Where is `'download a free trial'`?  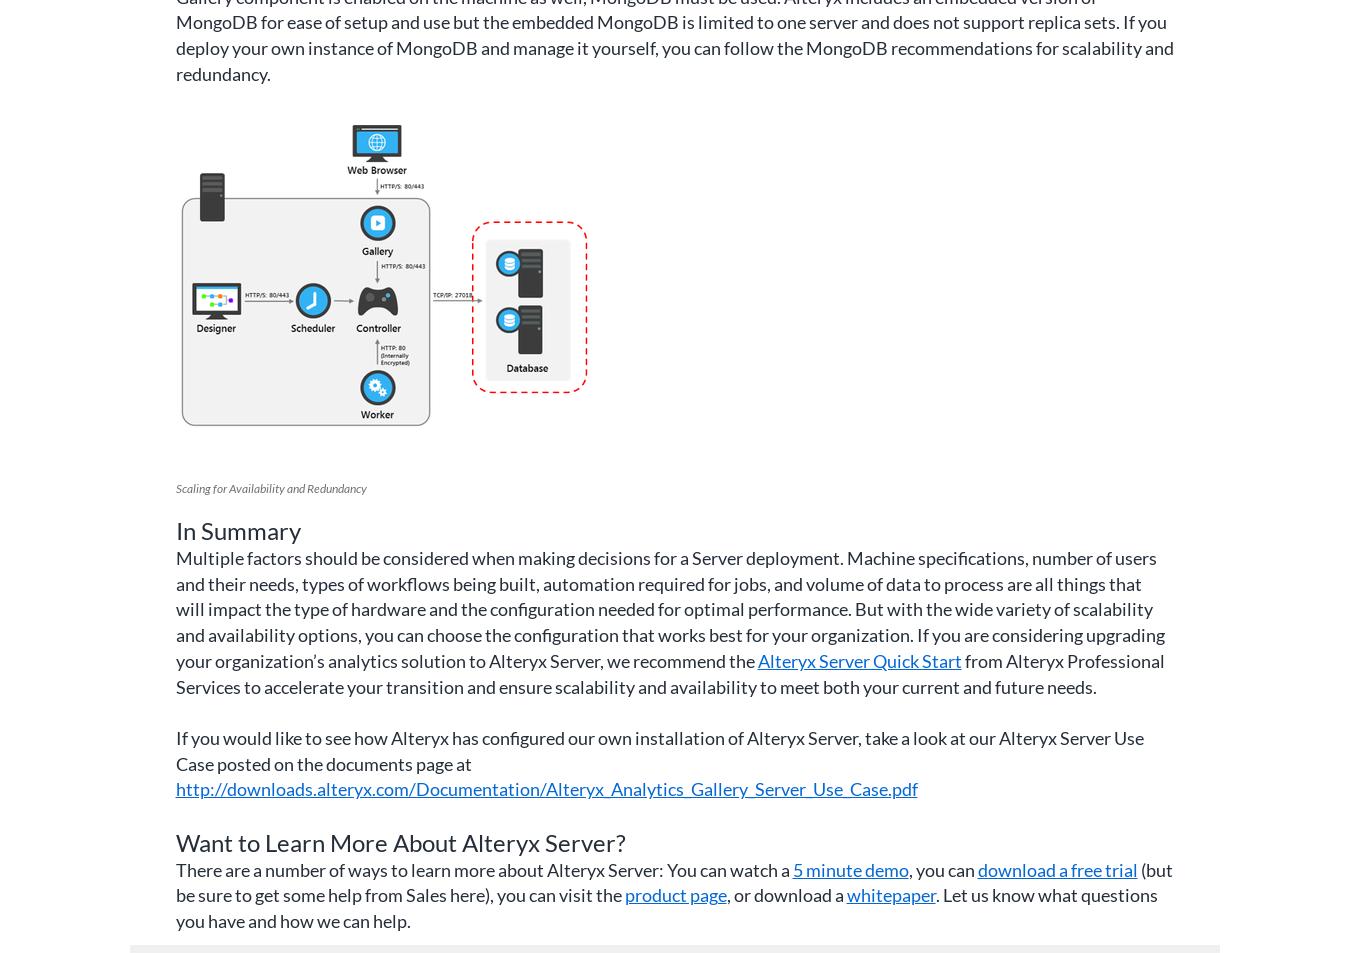 'download a free trial' is located at coordinates (1057, 869).